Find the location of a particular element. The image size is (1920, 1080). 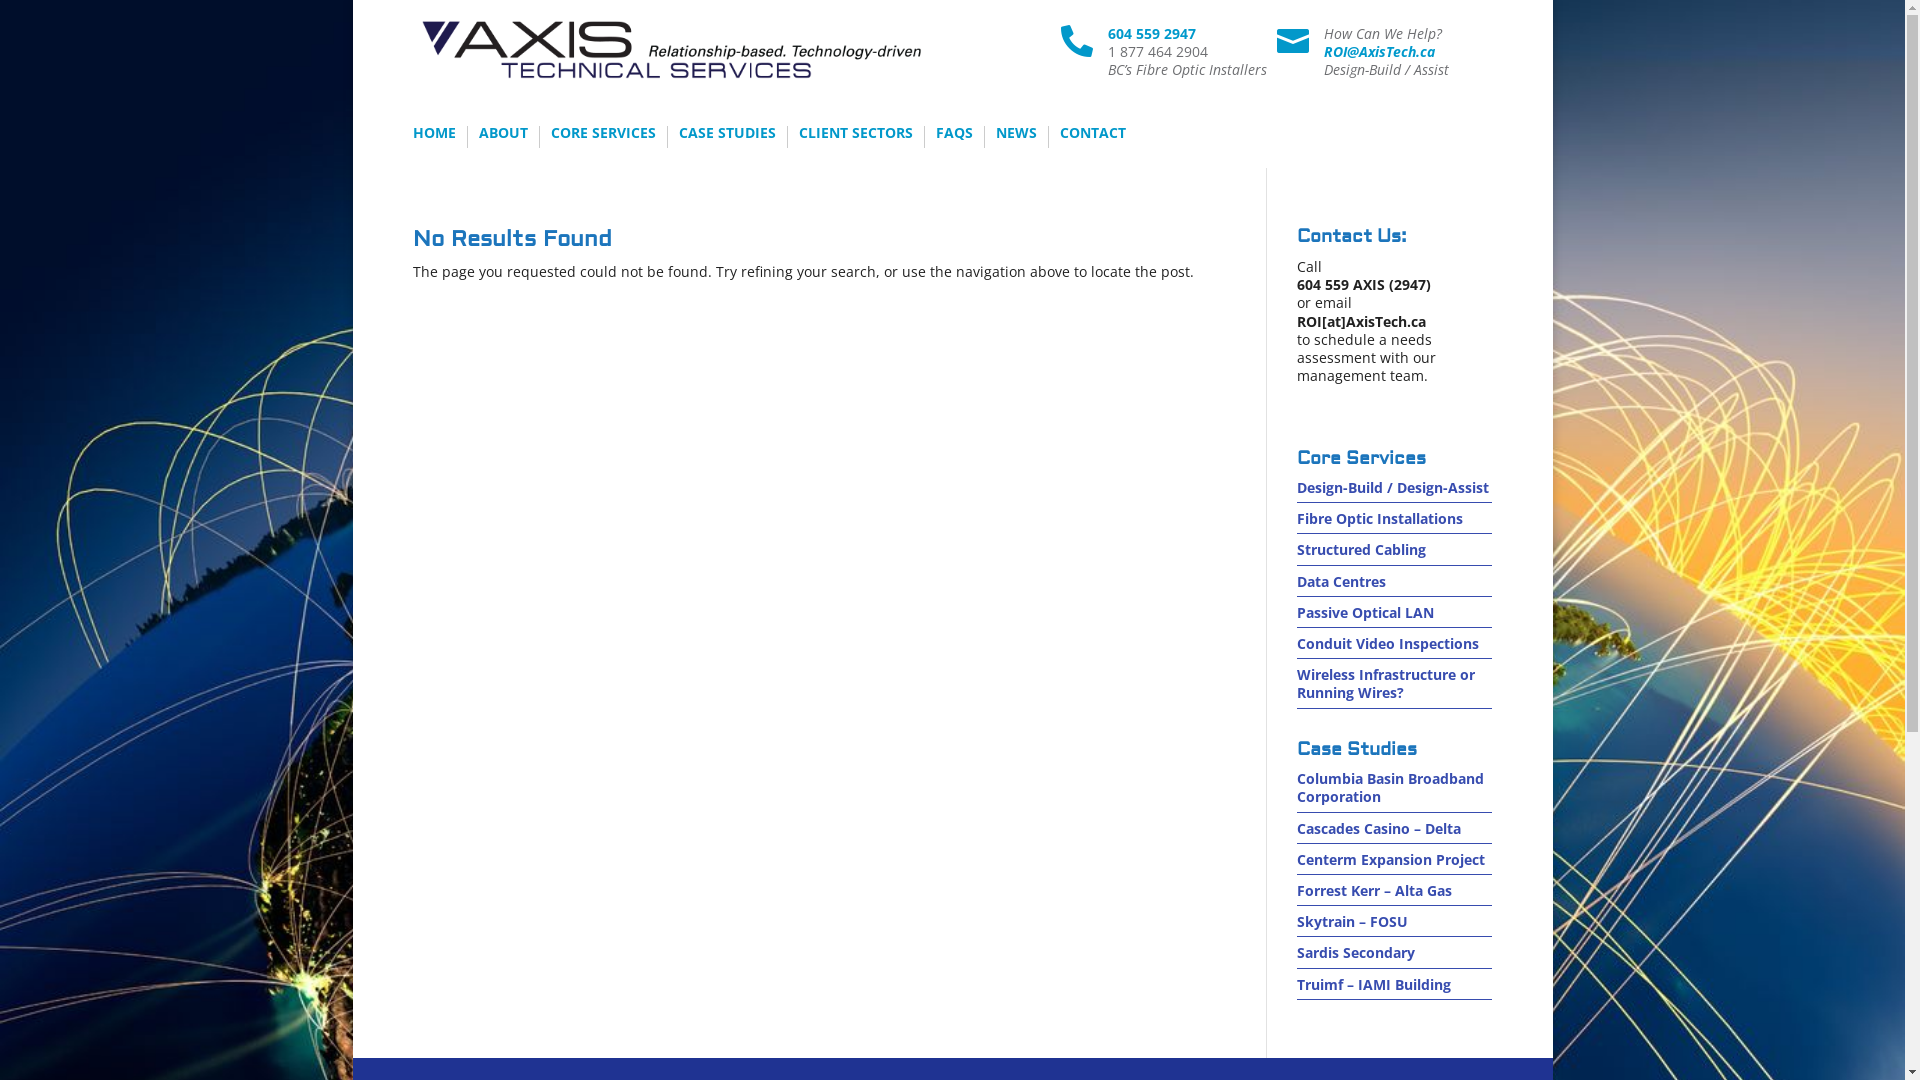

'NEWS' is located at coordinates (1016, 136).